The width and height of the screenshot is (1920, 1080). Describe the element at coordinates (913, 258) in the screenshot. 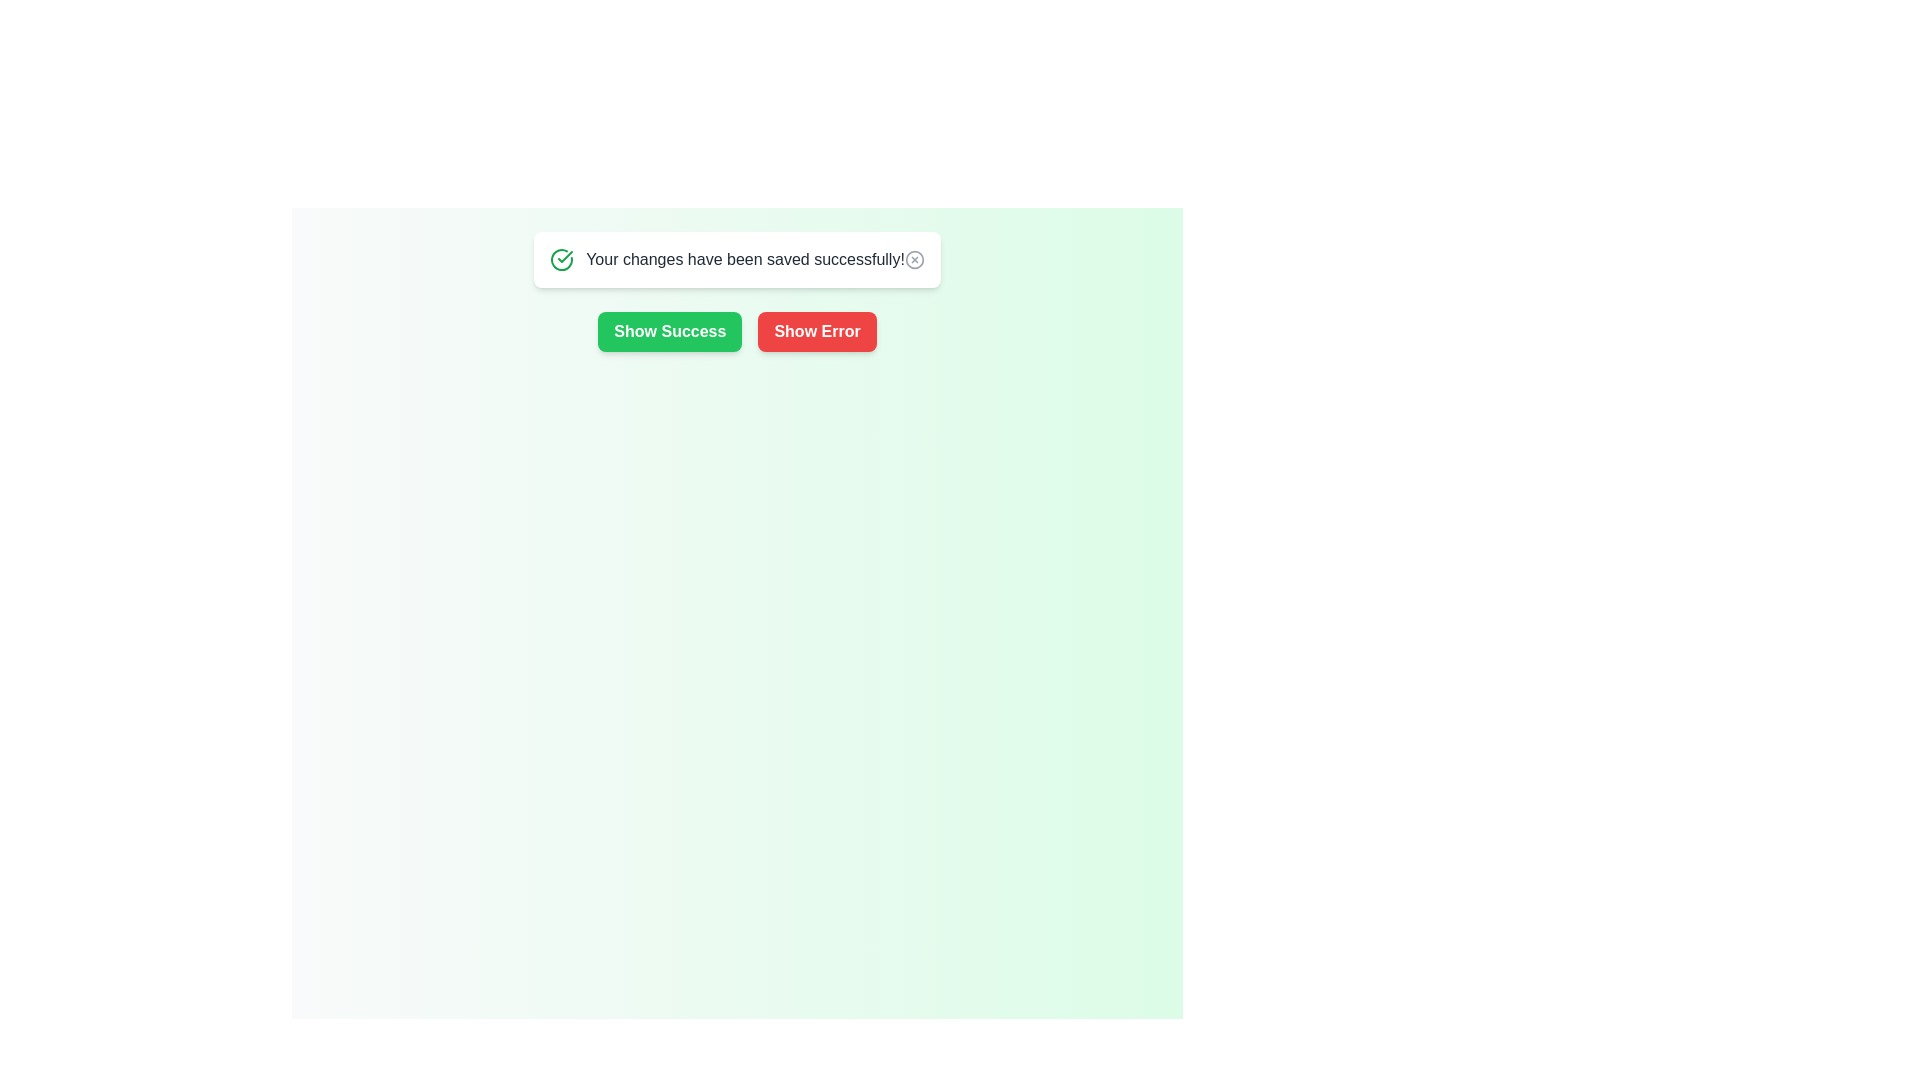

I see `close icon on the snackbar to dismiss it` at that location.